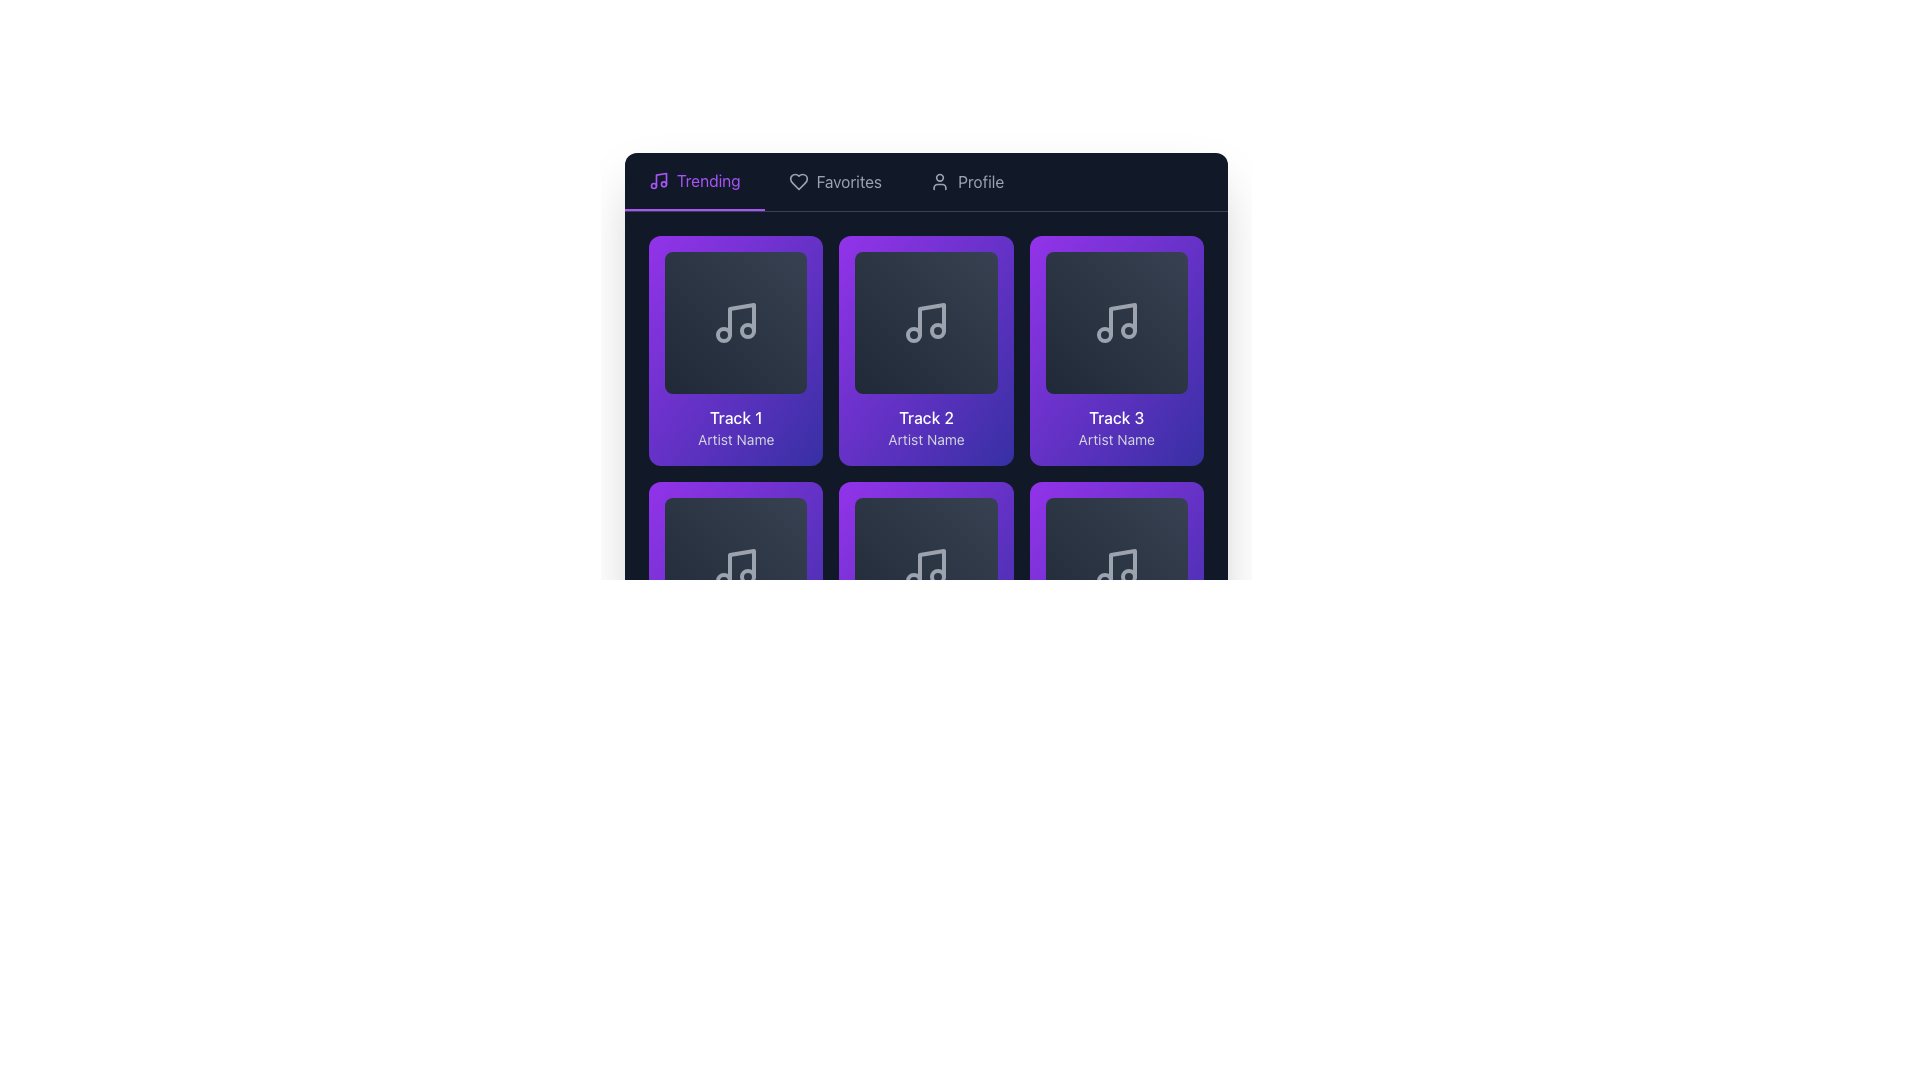 The image size is (1920, 1080). What do you see at coordinates (658, 181) in the screenshot?
I see `the musical note icon located in the leftmost position of the top navigation bar` at bounding box center [658, 181].